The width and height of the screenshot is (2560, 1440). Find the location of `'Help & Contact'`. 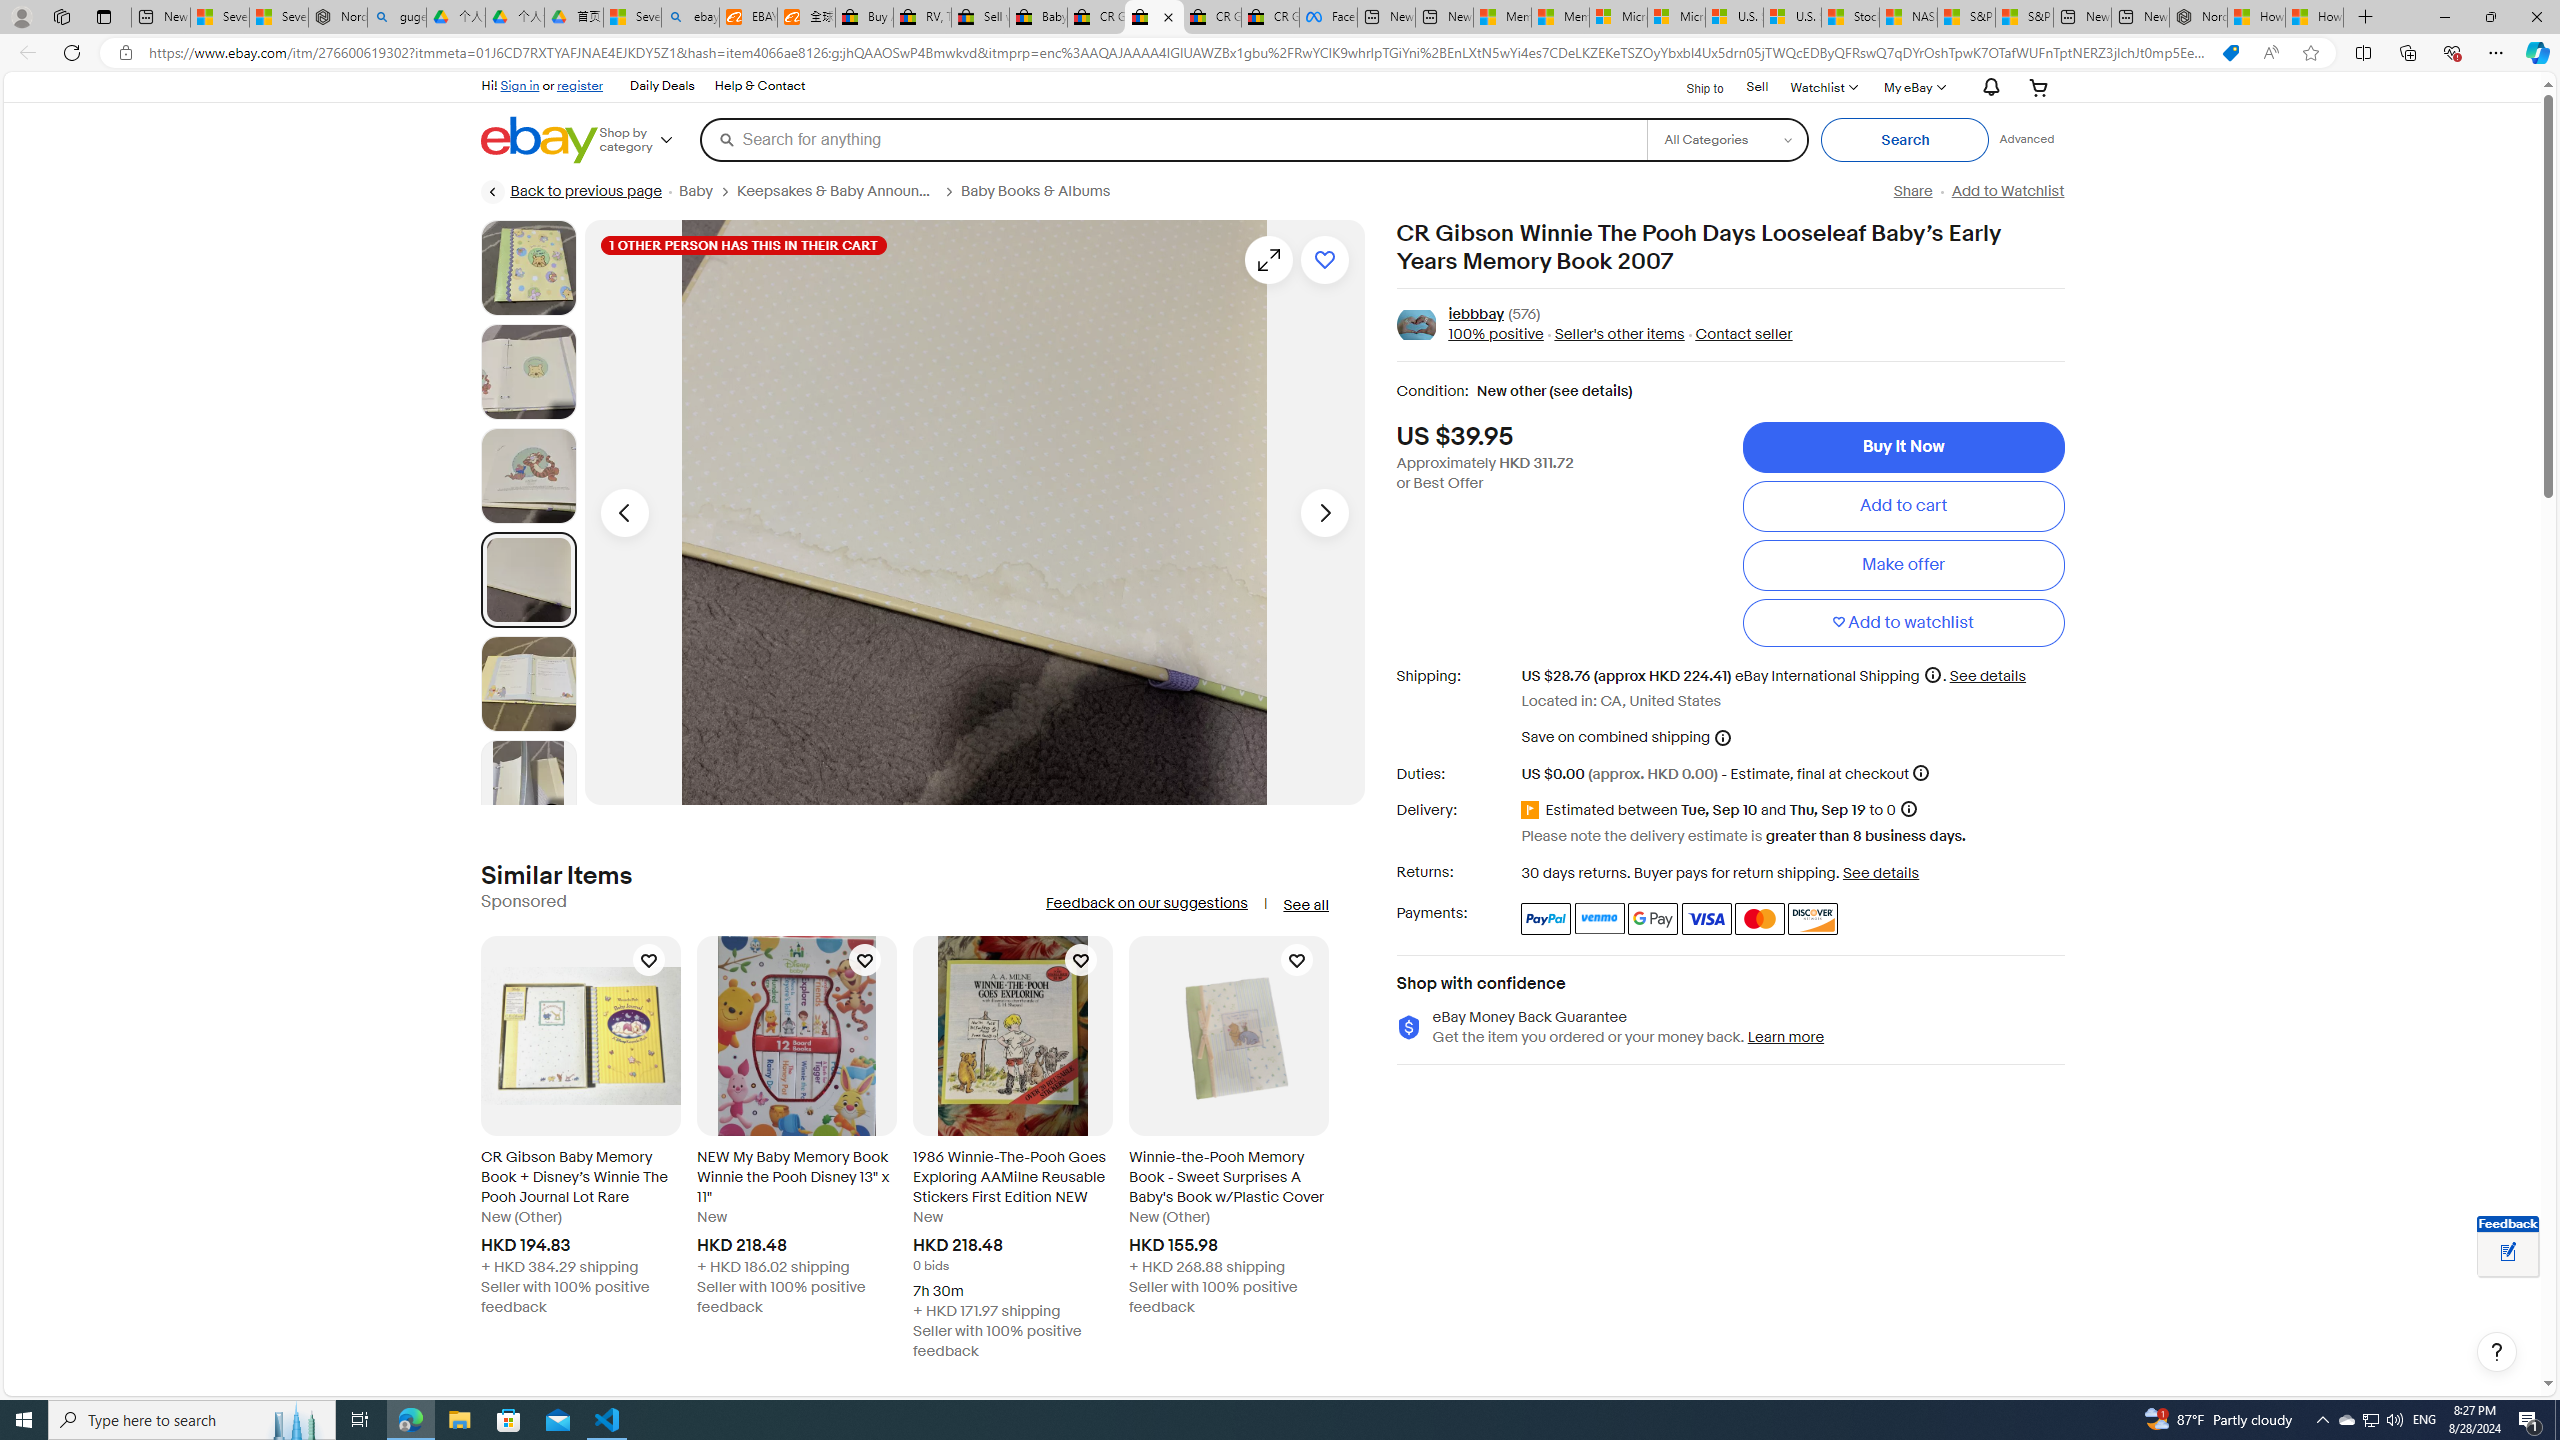

'Help & Contact' is located at coordinates (759, 87).